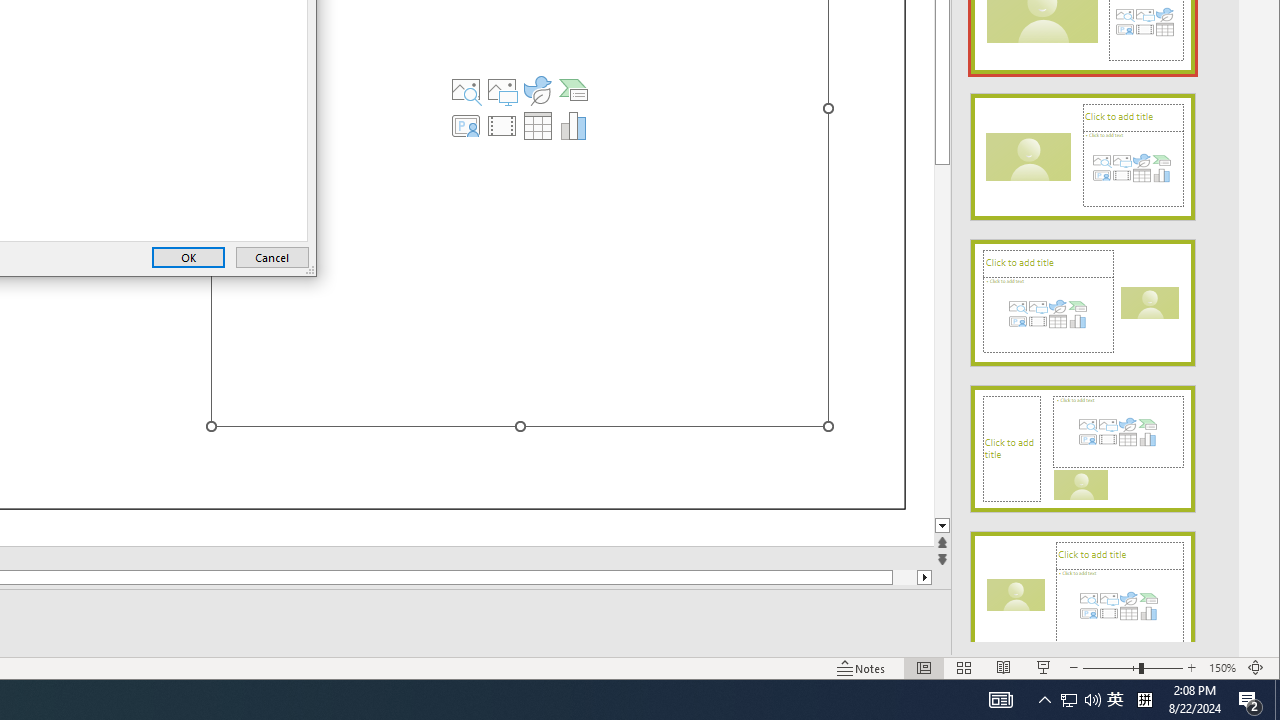 This screenshot has width=1280, height=720. I want to click on 'Insert a SmartArt Graphic', so click(573, 90).